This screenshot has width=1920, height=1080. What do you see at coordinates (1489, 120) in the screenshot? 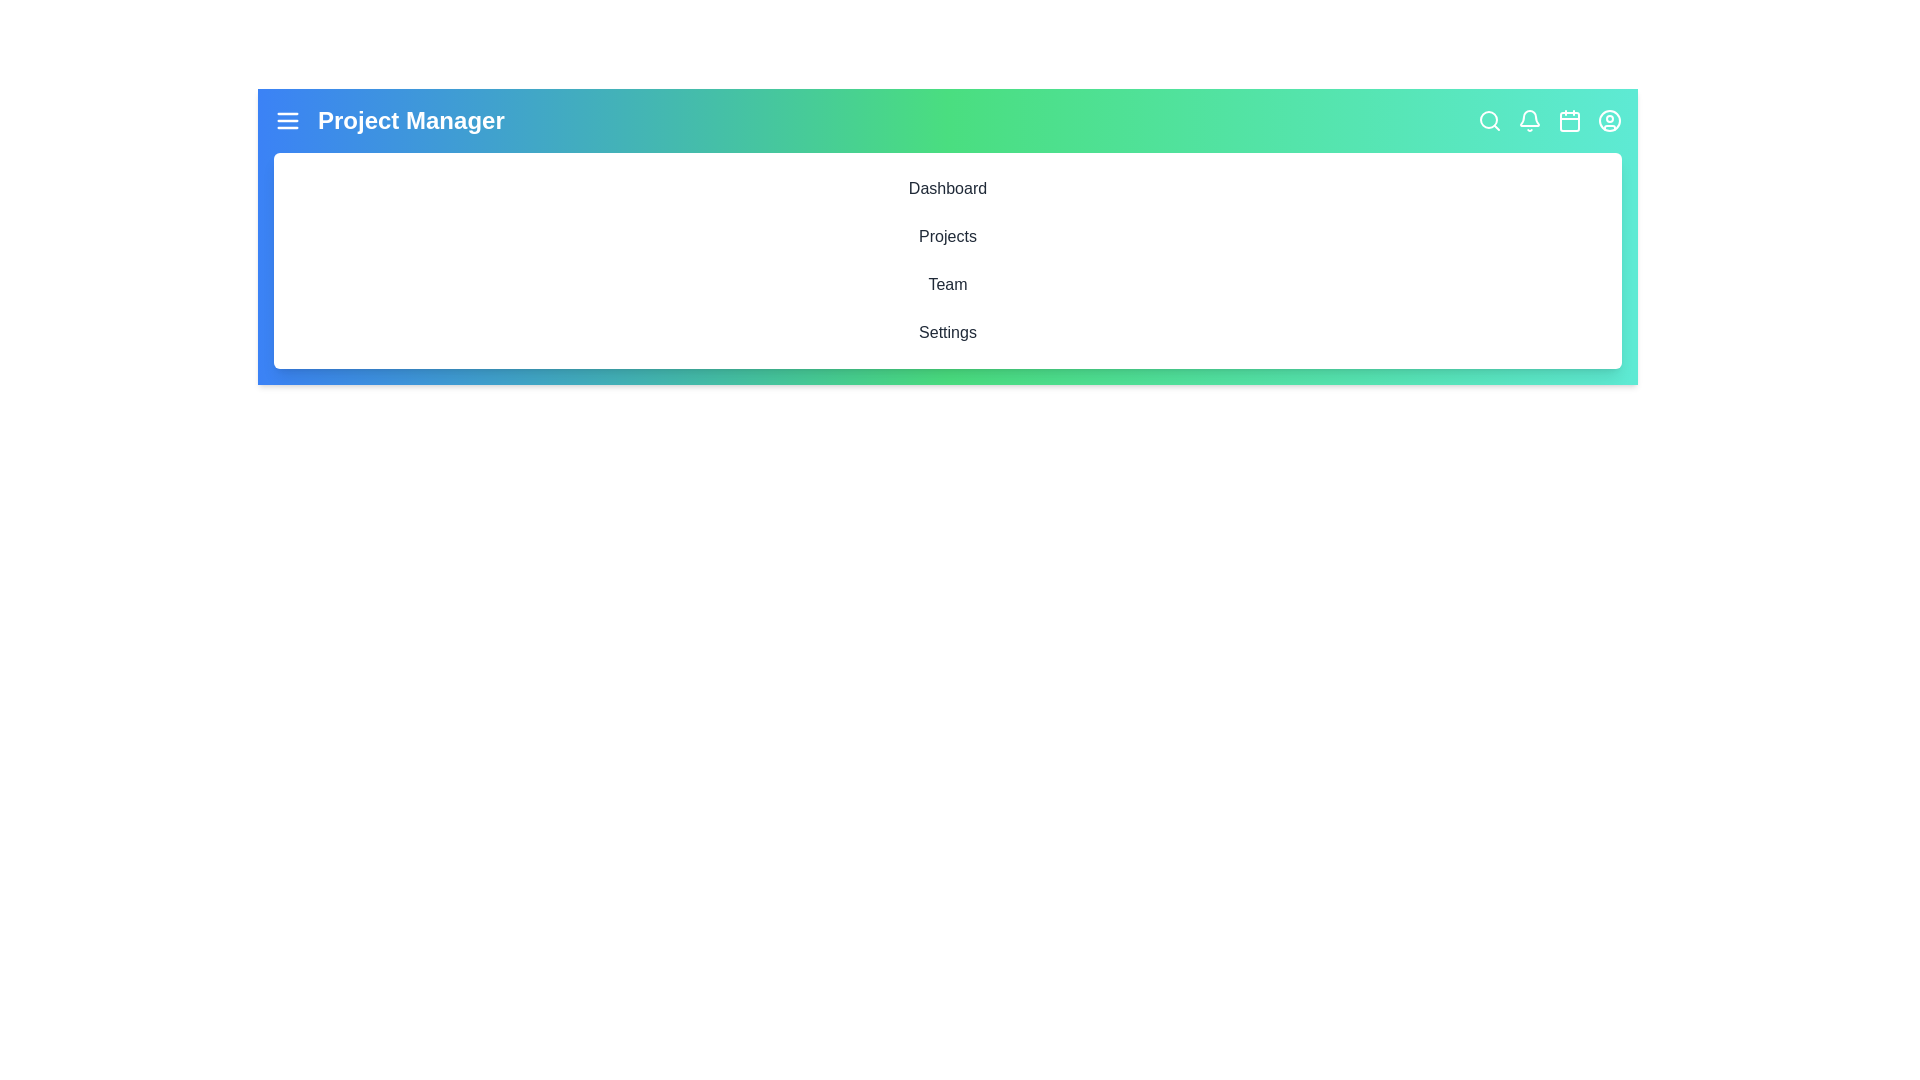
I see `the interactive element Search to inspect its hover effect` at bounding box center [1489, 120].